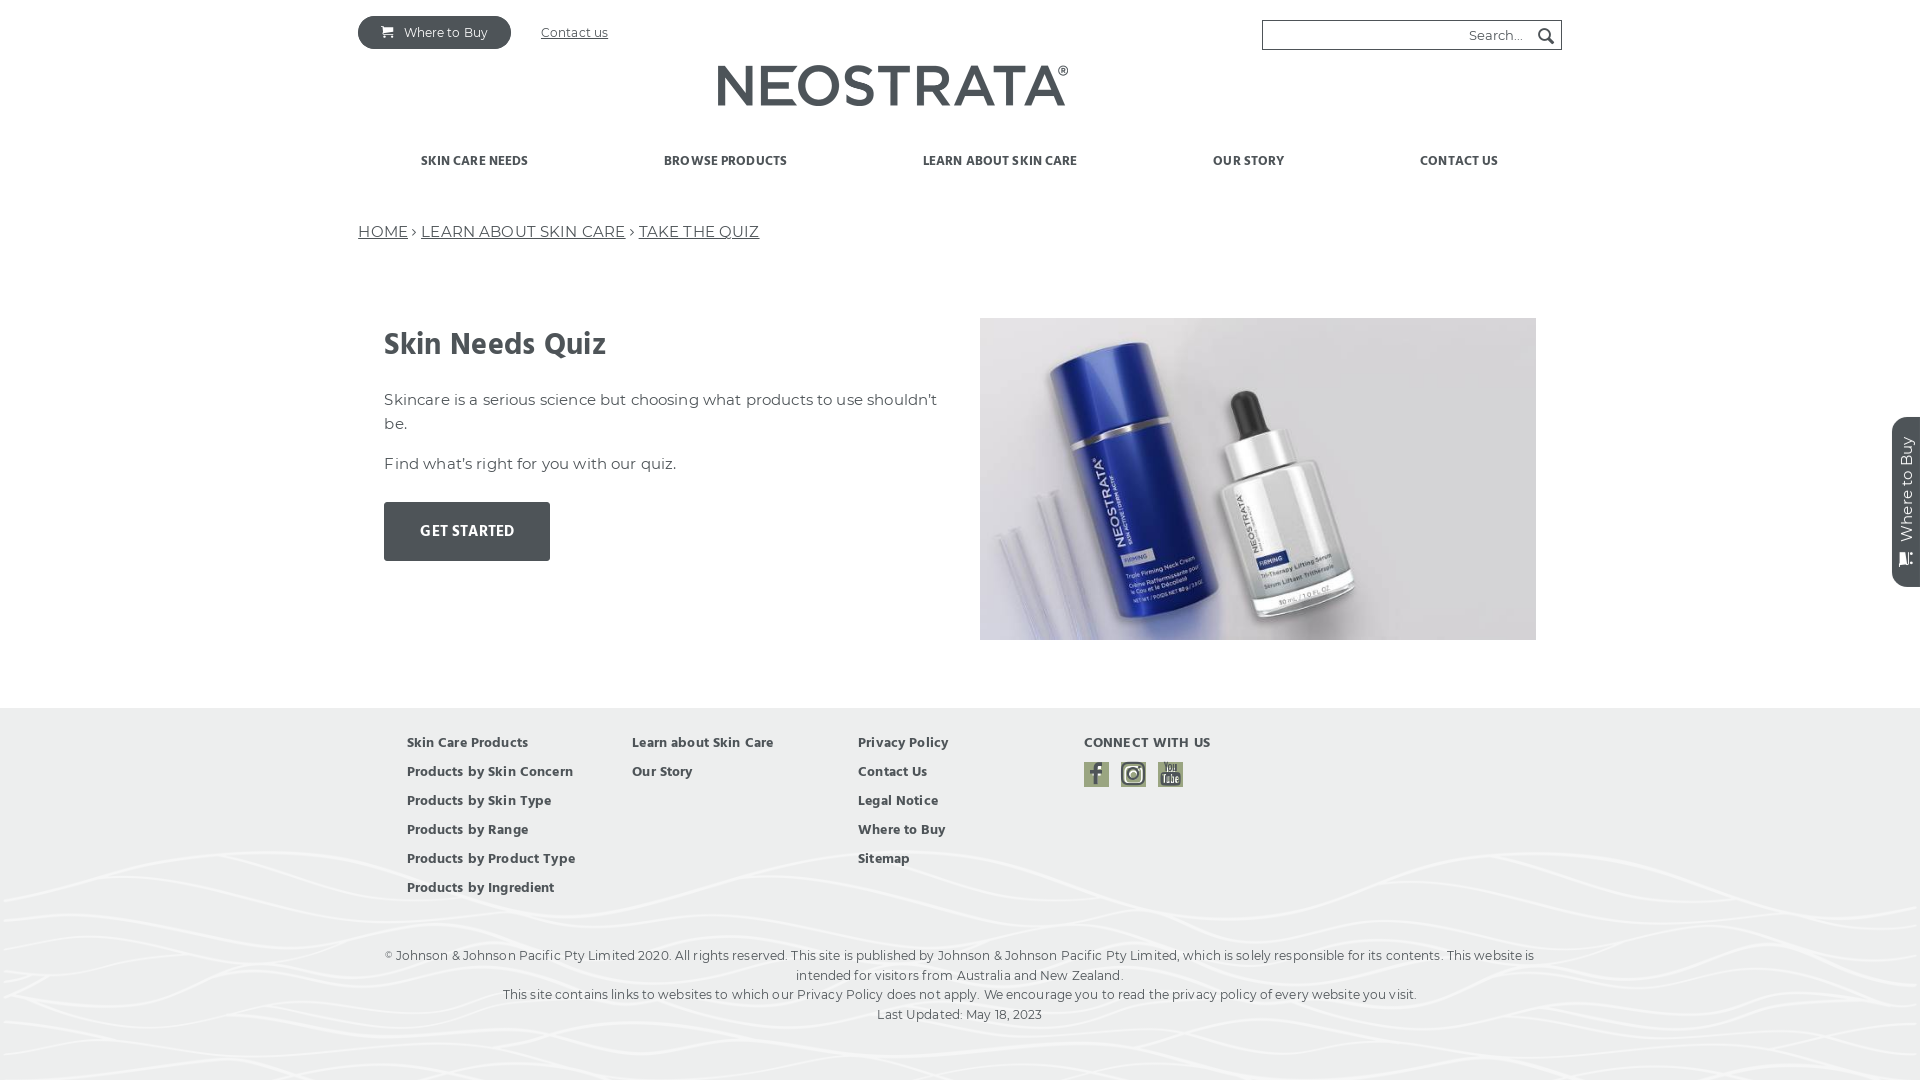 This screenshot has width=1920, height=1080. I want to click on 'Contact Us', so click(891, 770).